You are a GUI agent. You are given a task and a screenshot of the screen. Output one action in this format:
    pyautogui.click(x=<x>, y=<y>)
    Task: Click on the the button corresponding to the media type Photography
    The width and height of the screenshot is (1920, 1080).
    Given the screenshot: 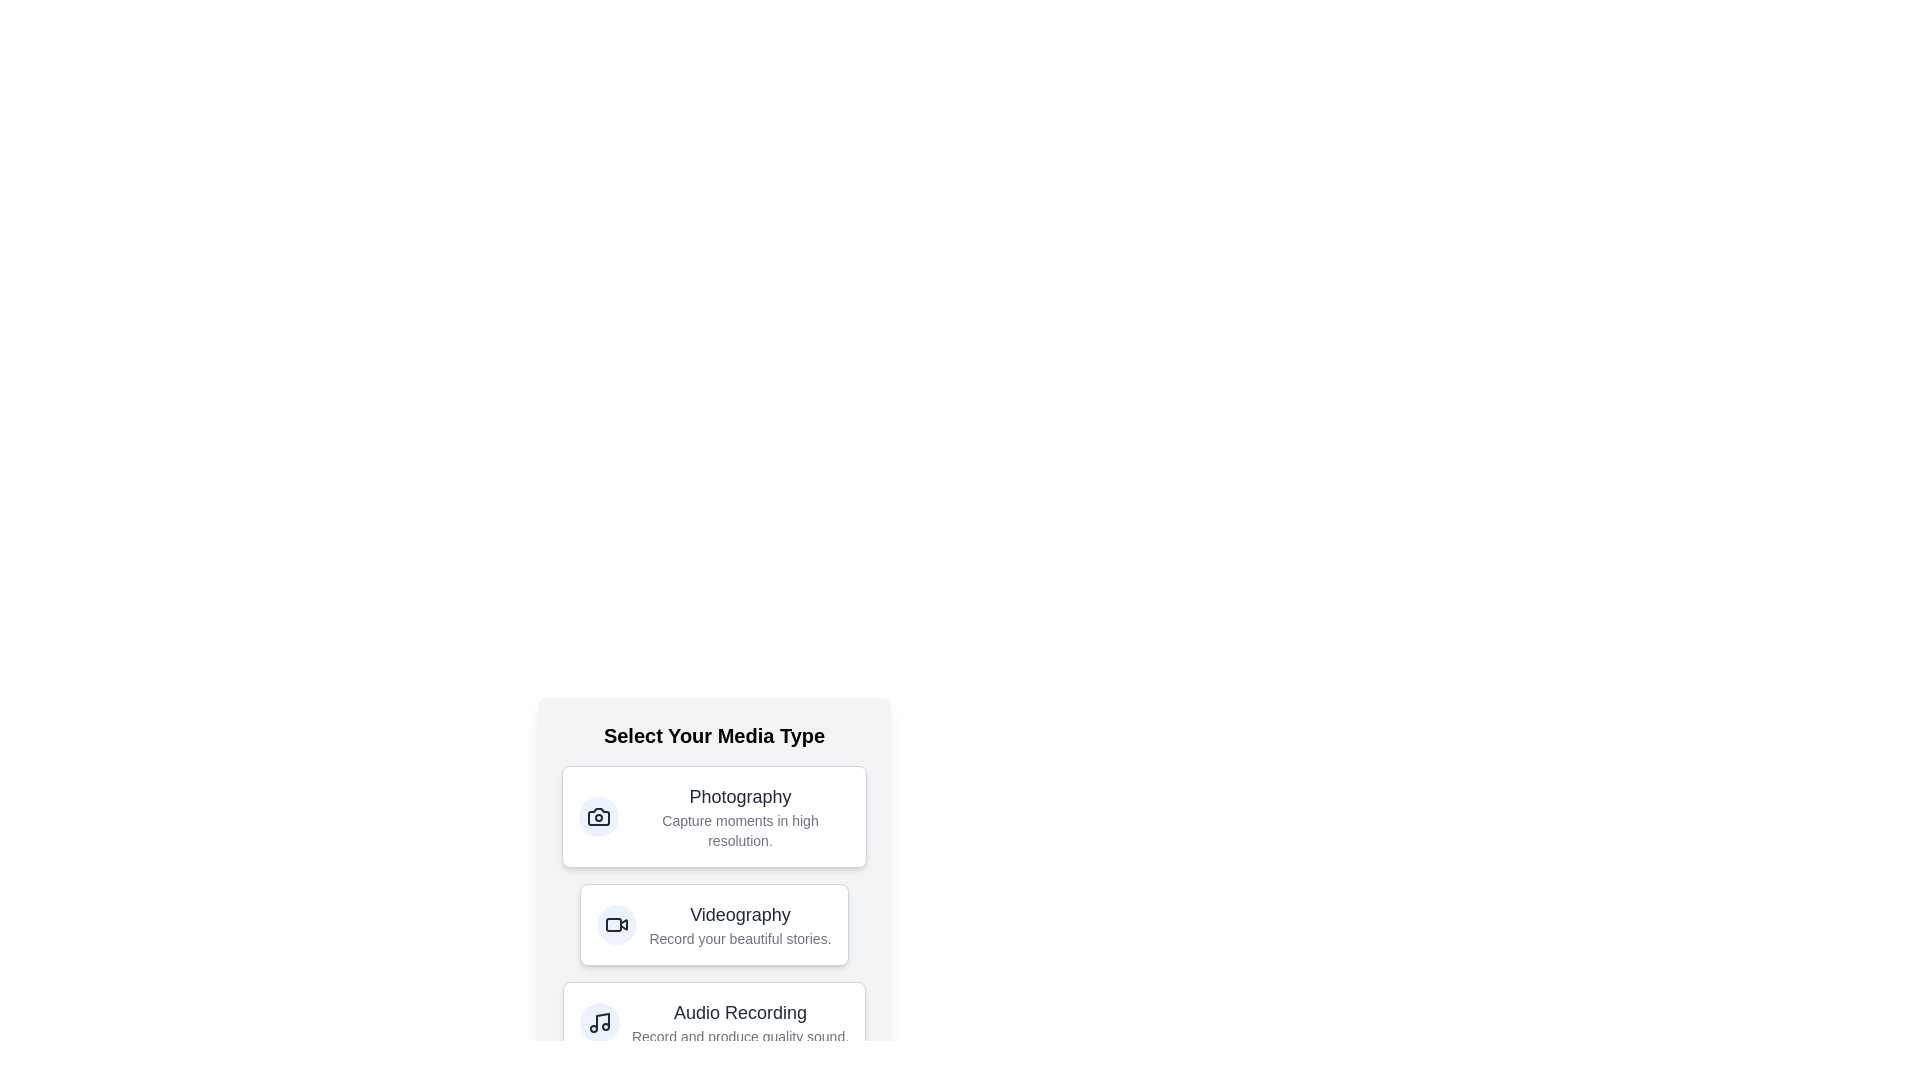 What is the action you would take?
    pyautogui.click(x=714, y=817)
    